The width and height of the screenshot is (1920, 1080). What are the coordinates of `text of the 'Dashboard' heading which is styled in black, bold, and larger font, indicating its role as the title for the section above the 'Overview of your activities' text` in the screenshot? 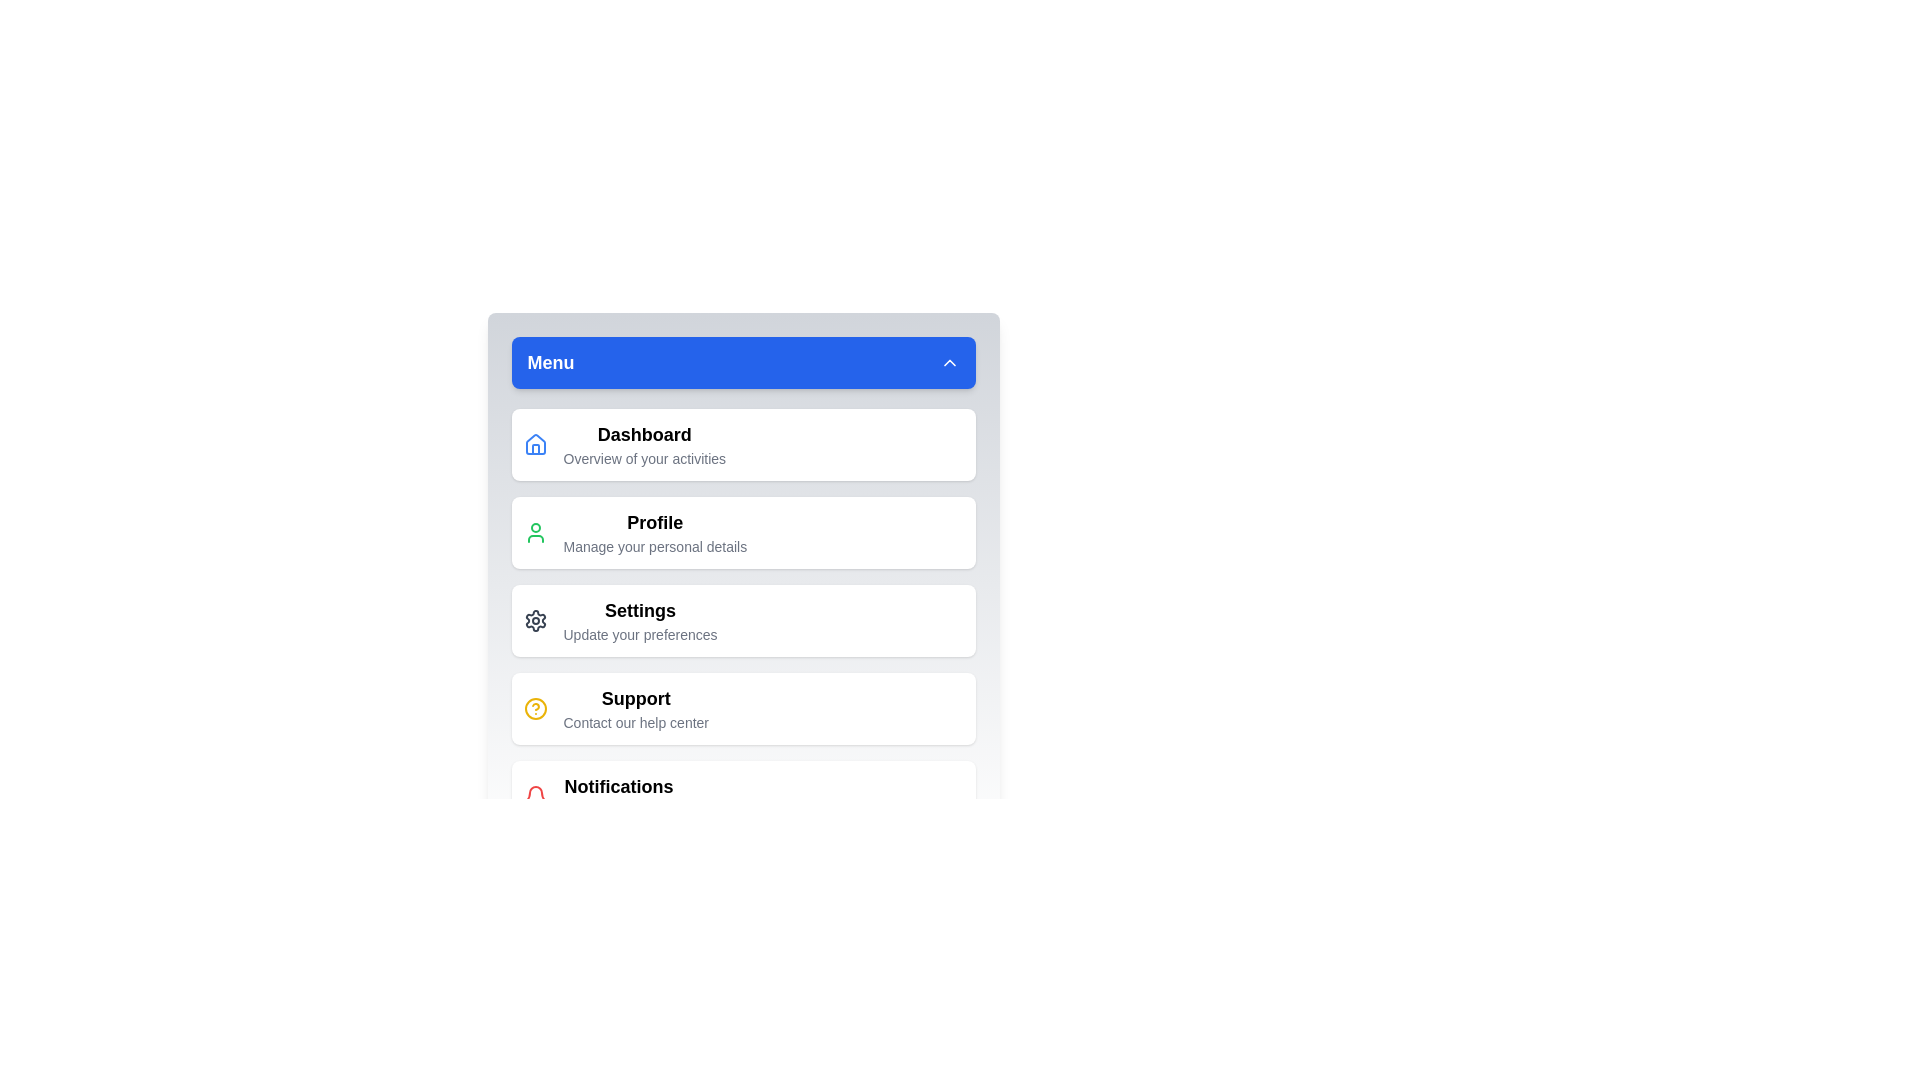 It's located at (644, 434).